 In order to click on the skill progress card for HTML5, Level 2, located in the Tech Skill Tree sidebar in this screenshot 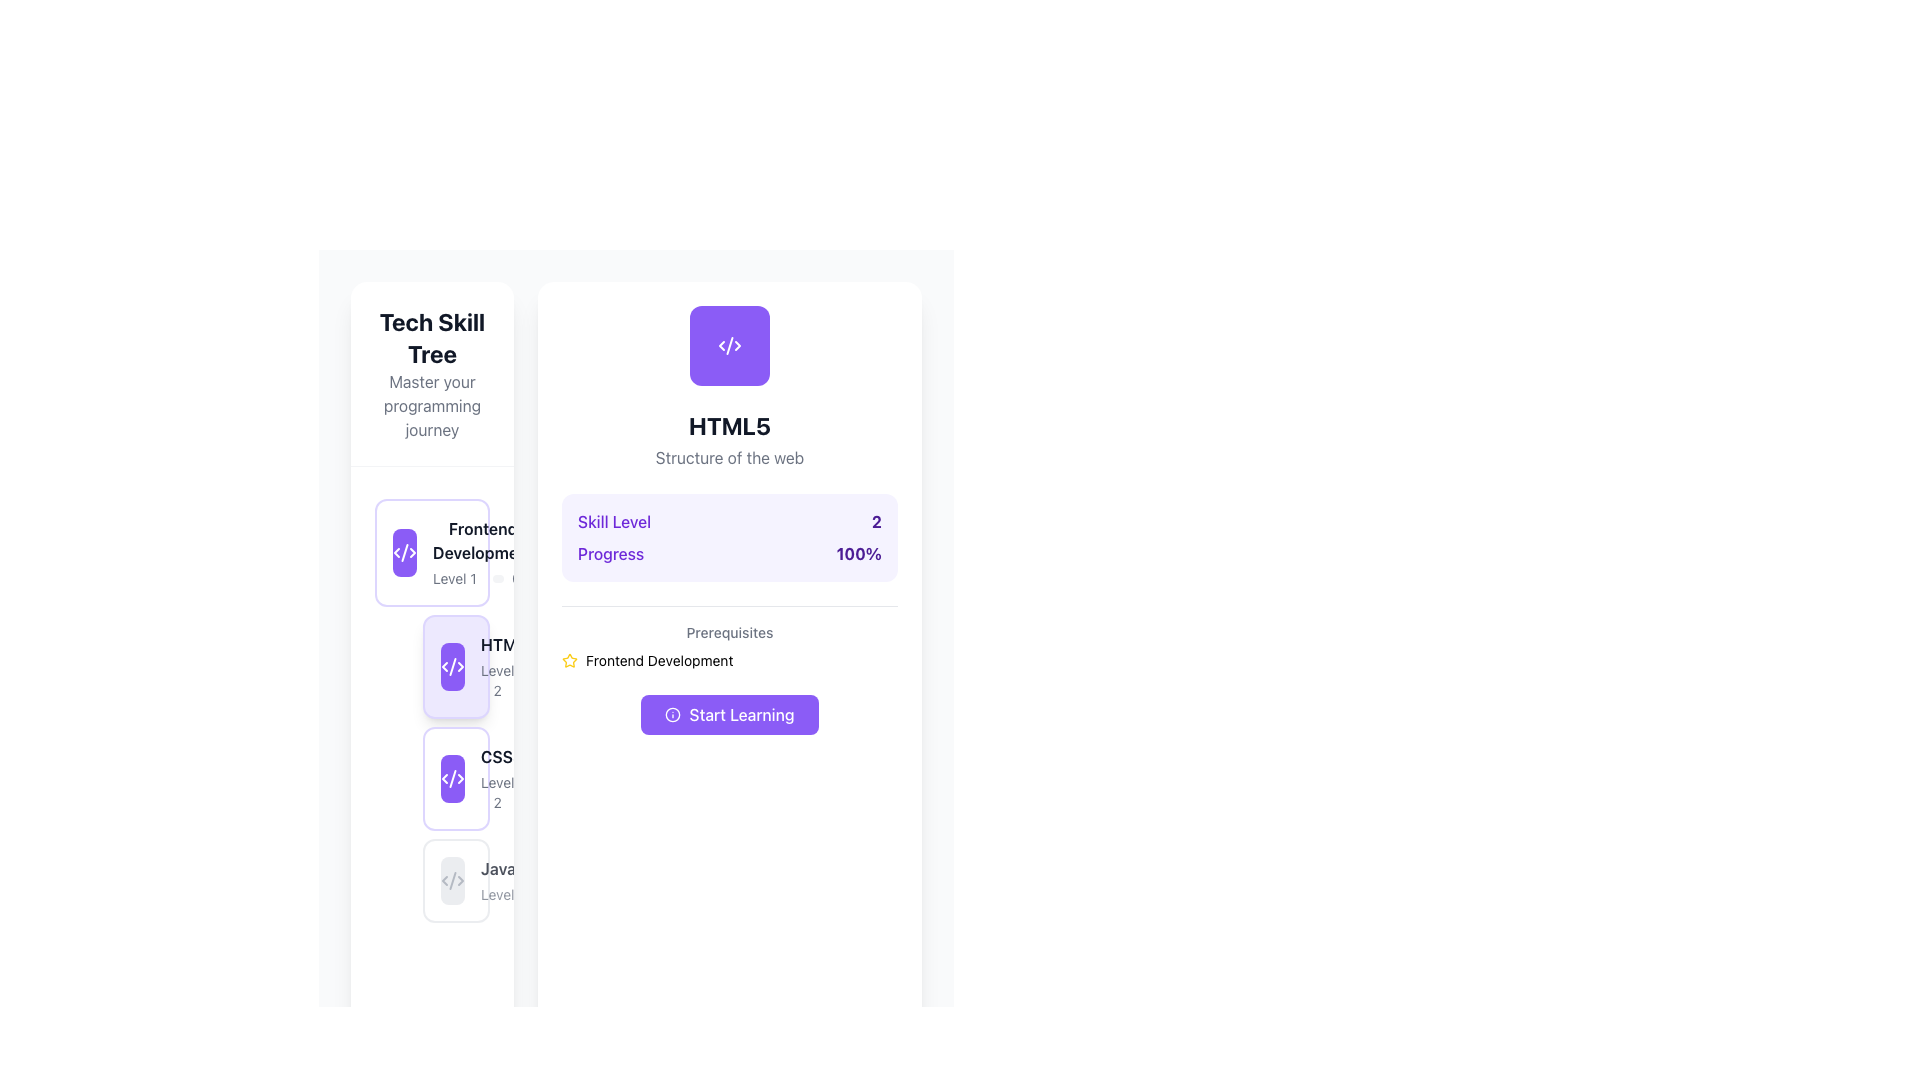, I will do `click(431, 709)`.